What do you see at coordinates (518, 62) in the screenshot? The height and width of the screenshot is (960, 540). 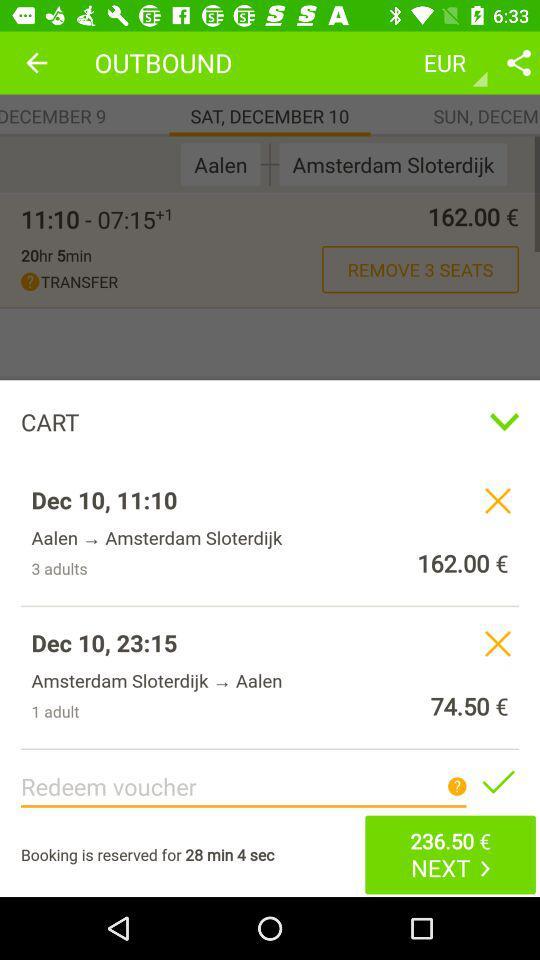 I see `share the article` at bounding box center [518, 62].